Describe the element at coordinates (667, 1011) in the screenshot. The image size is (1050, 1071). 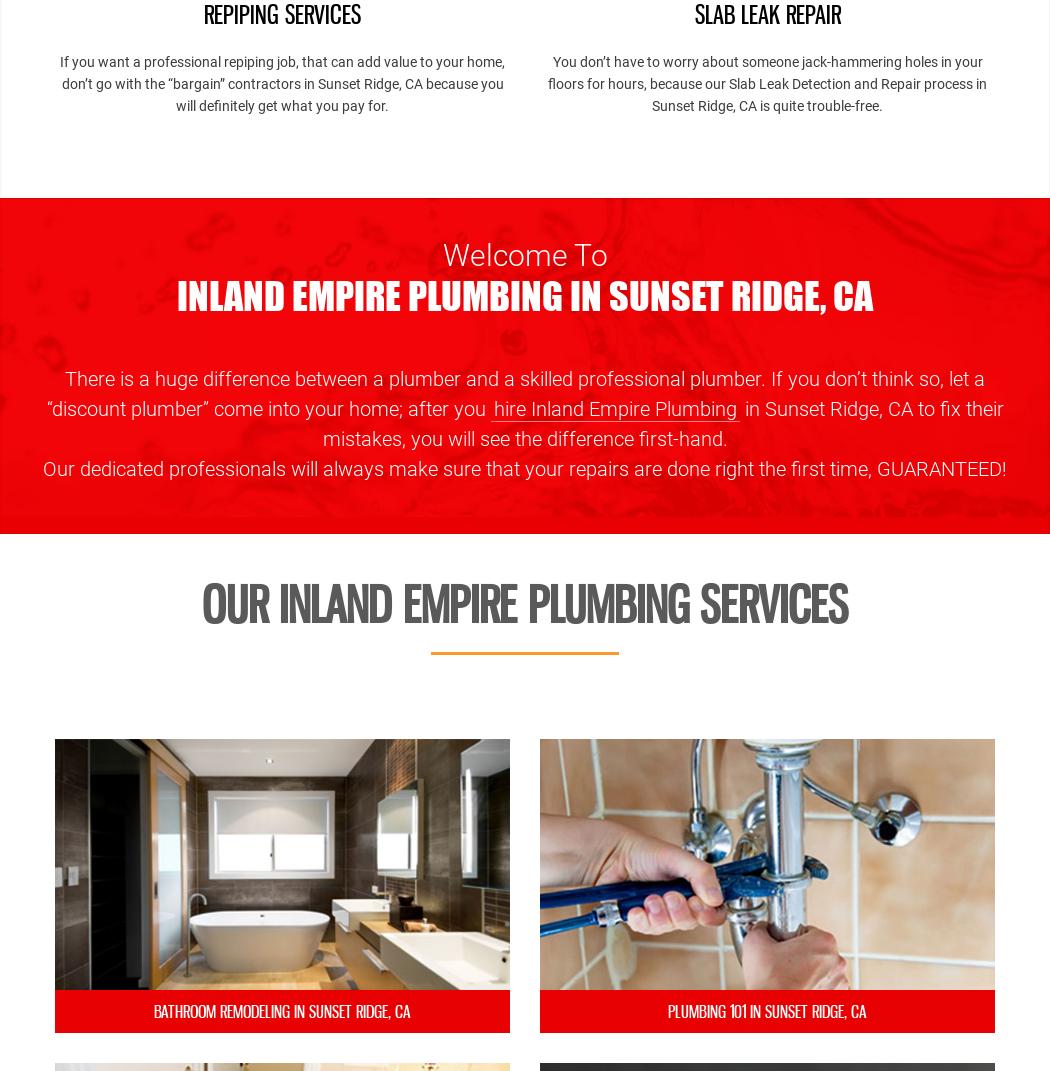
I see `'Plumbing 101 in Sunset Ridge, CA'` at that location.